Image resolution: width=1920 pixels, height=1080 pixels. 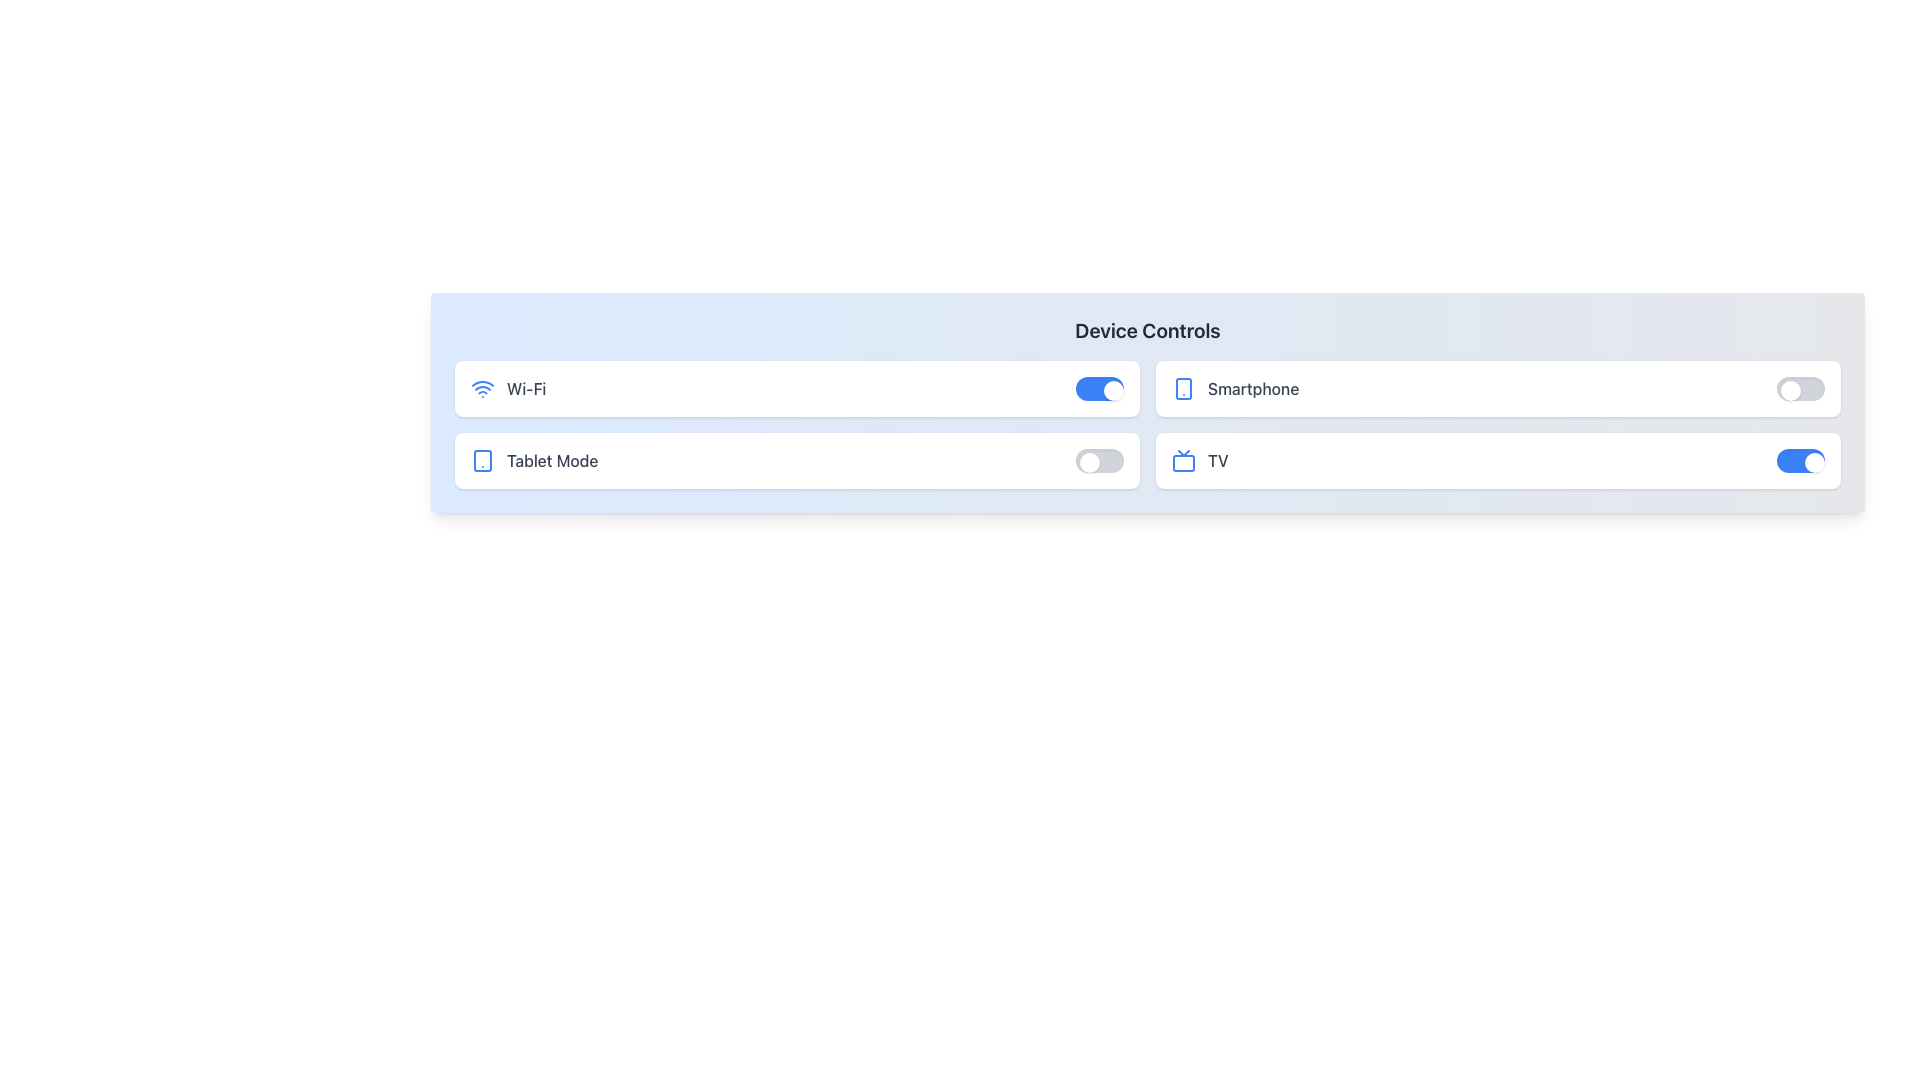 I want to click on the toggle switch for the 'Wi-Fi' function, so click(x=1098, y=389).